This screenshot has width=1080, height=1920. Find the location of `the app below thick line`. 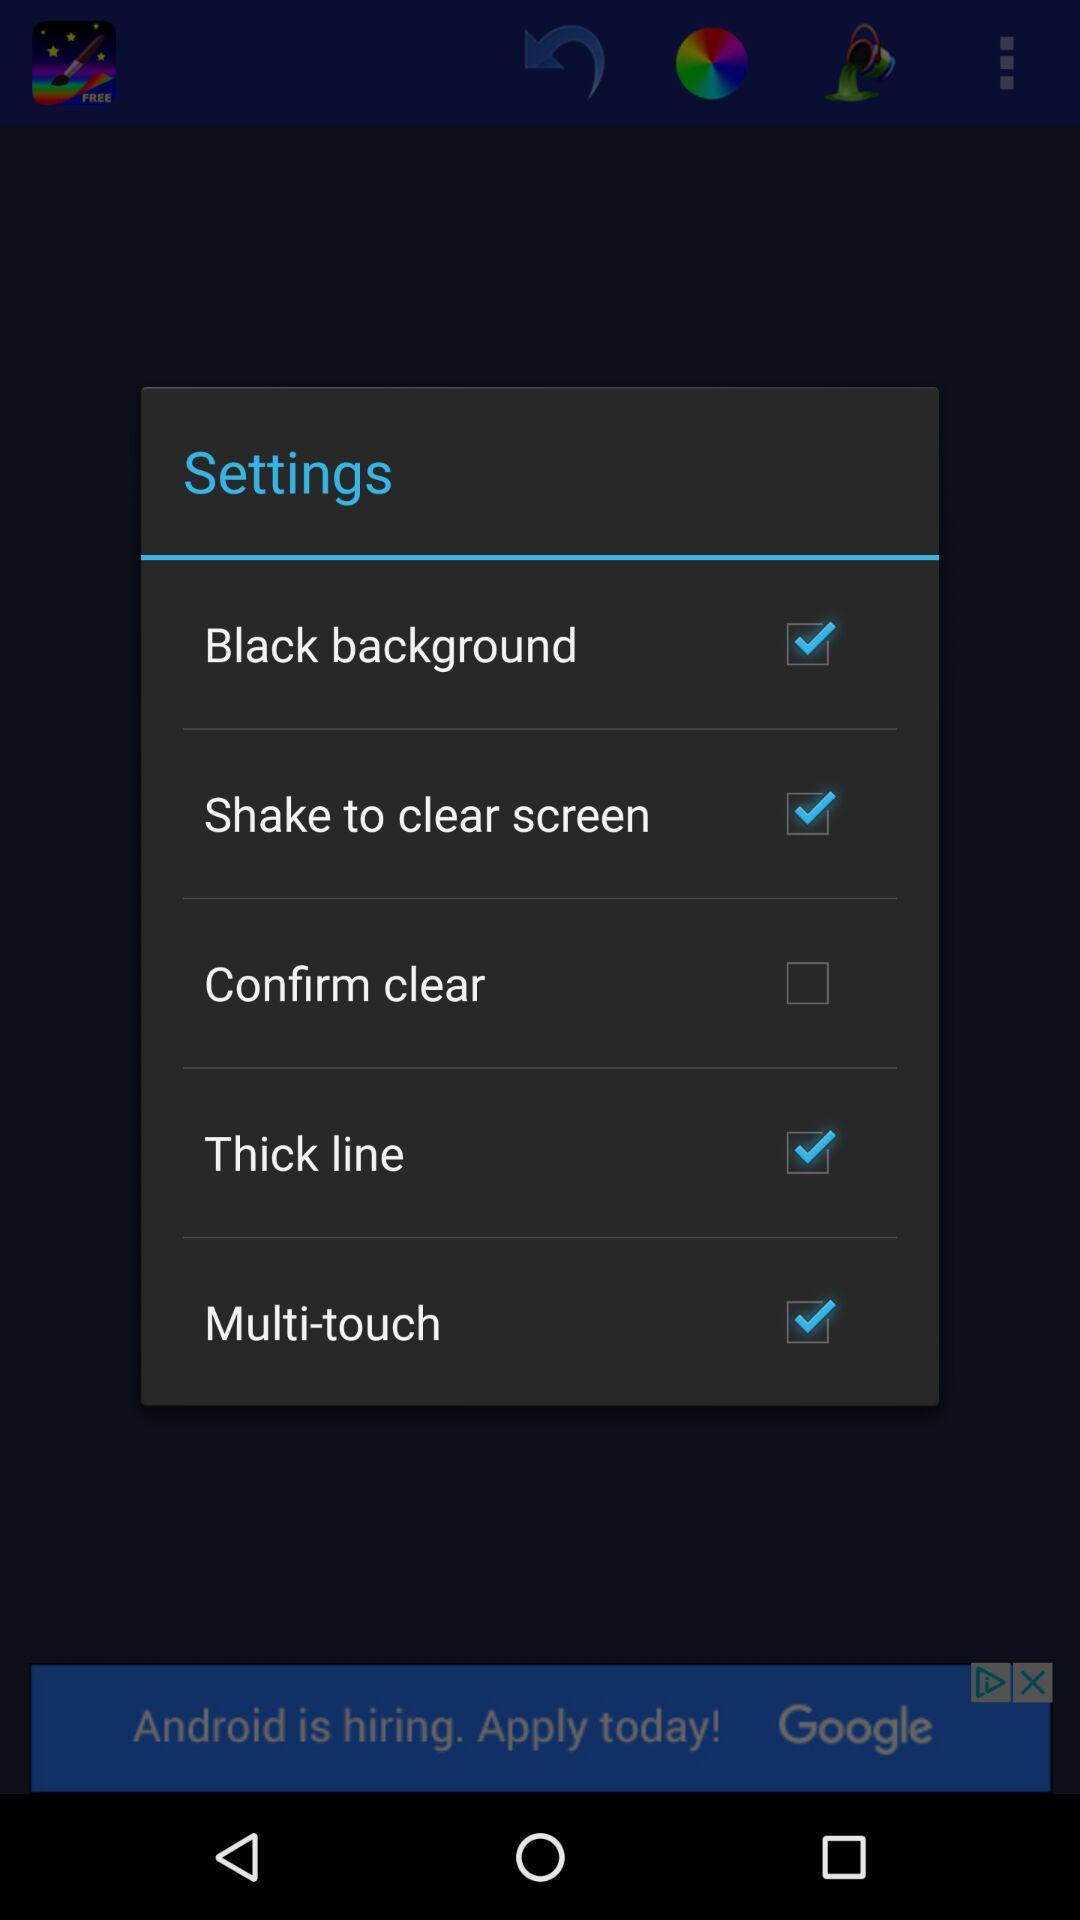

the app below thick line is located at coordinates (321, 1321).